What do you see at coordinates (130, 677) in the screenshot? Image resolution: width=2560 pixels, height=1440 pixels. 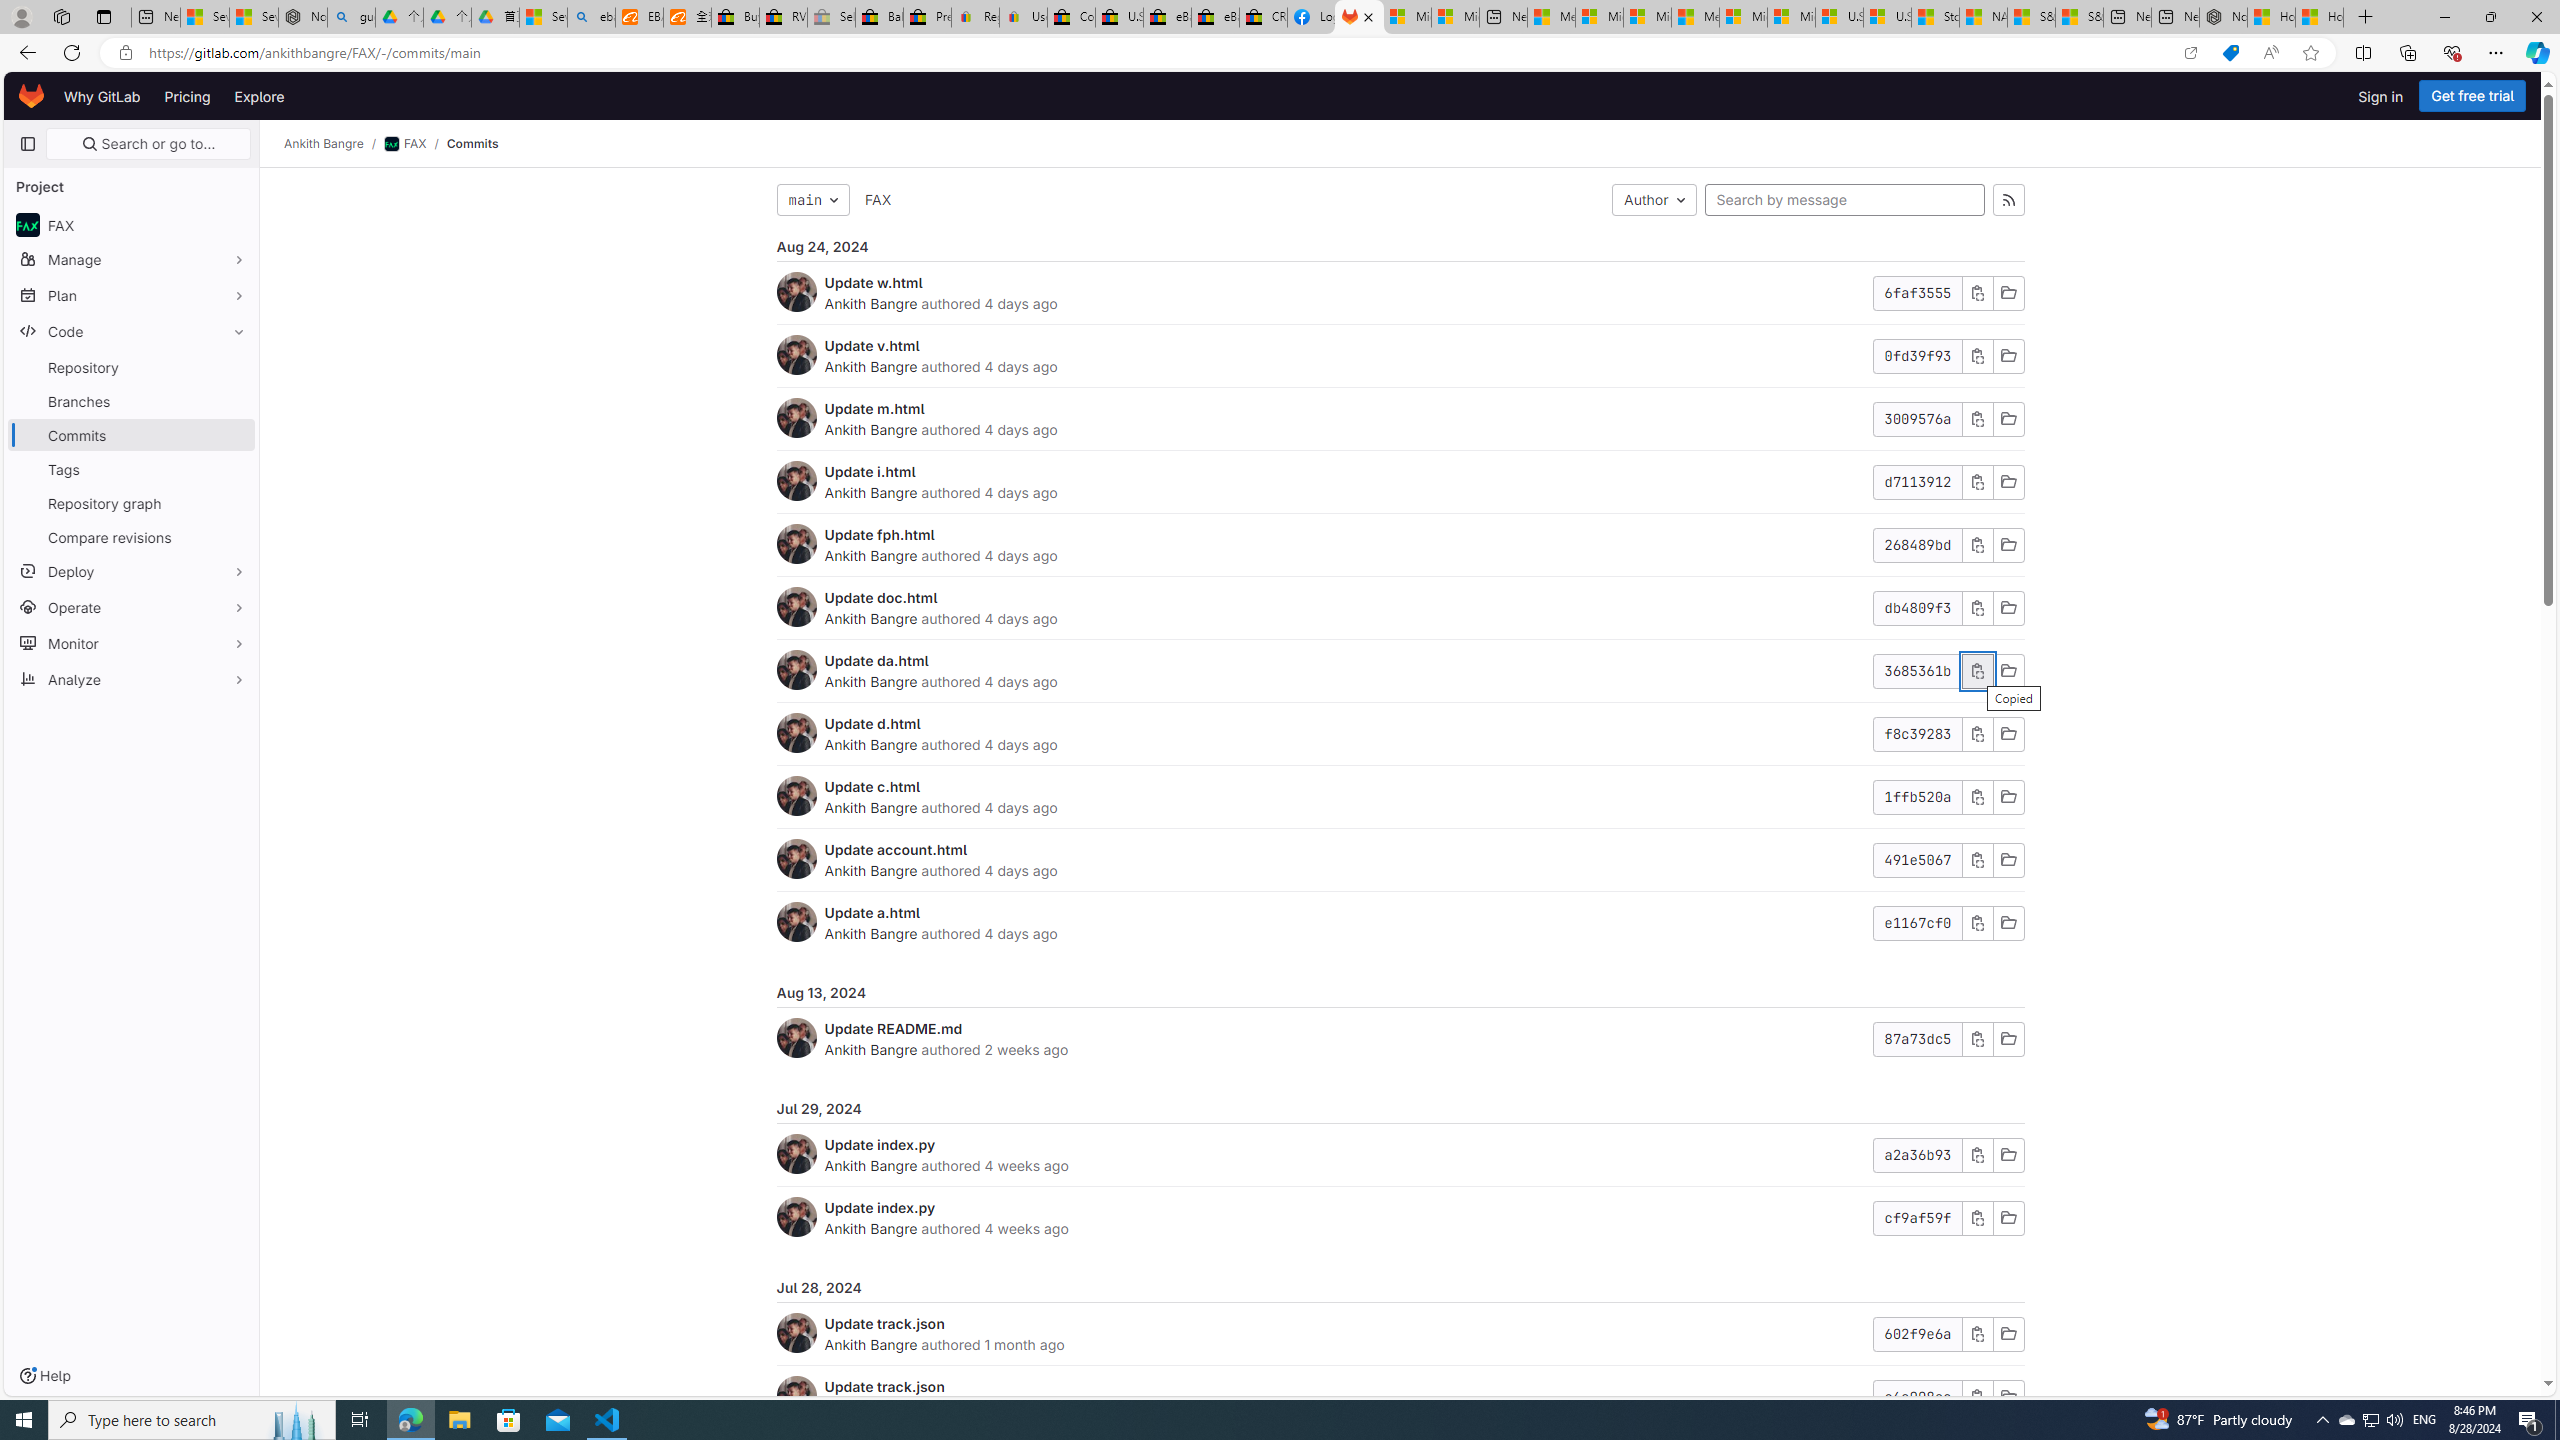 I see `'Analyze'` at bounding box center [130, 677].